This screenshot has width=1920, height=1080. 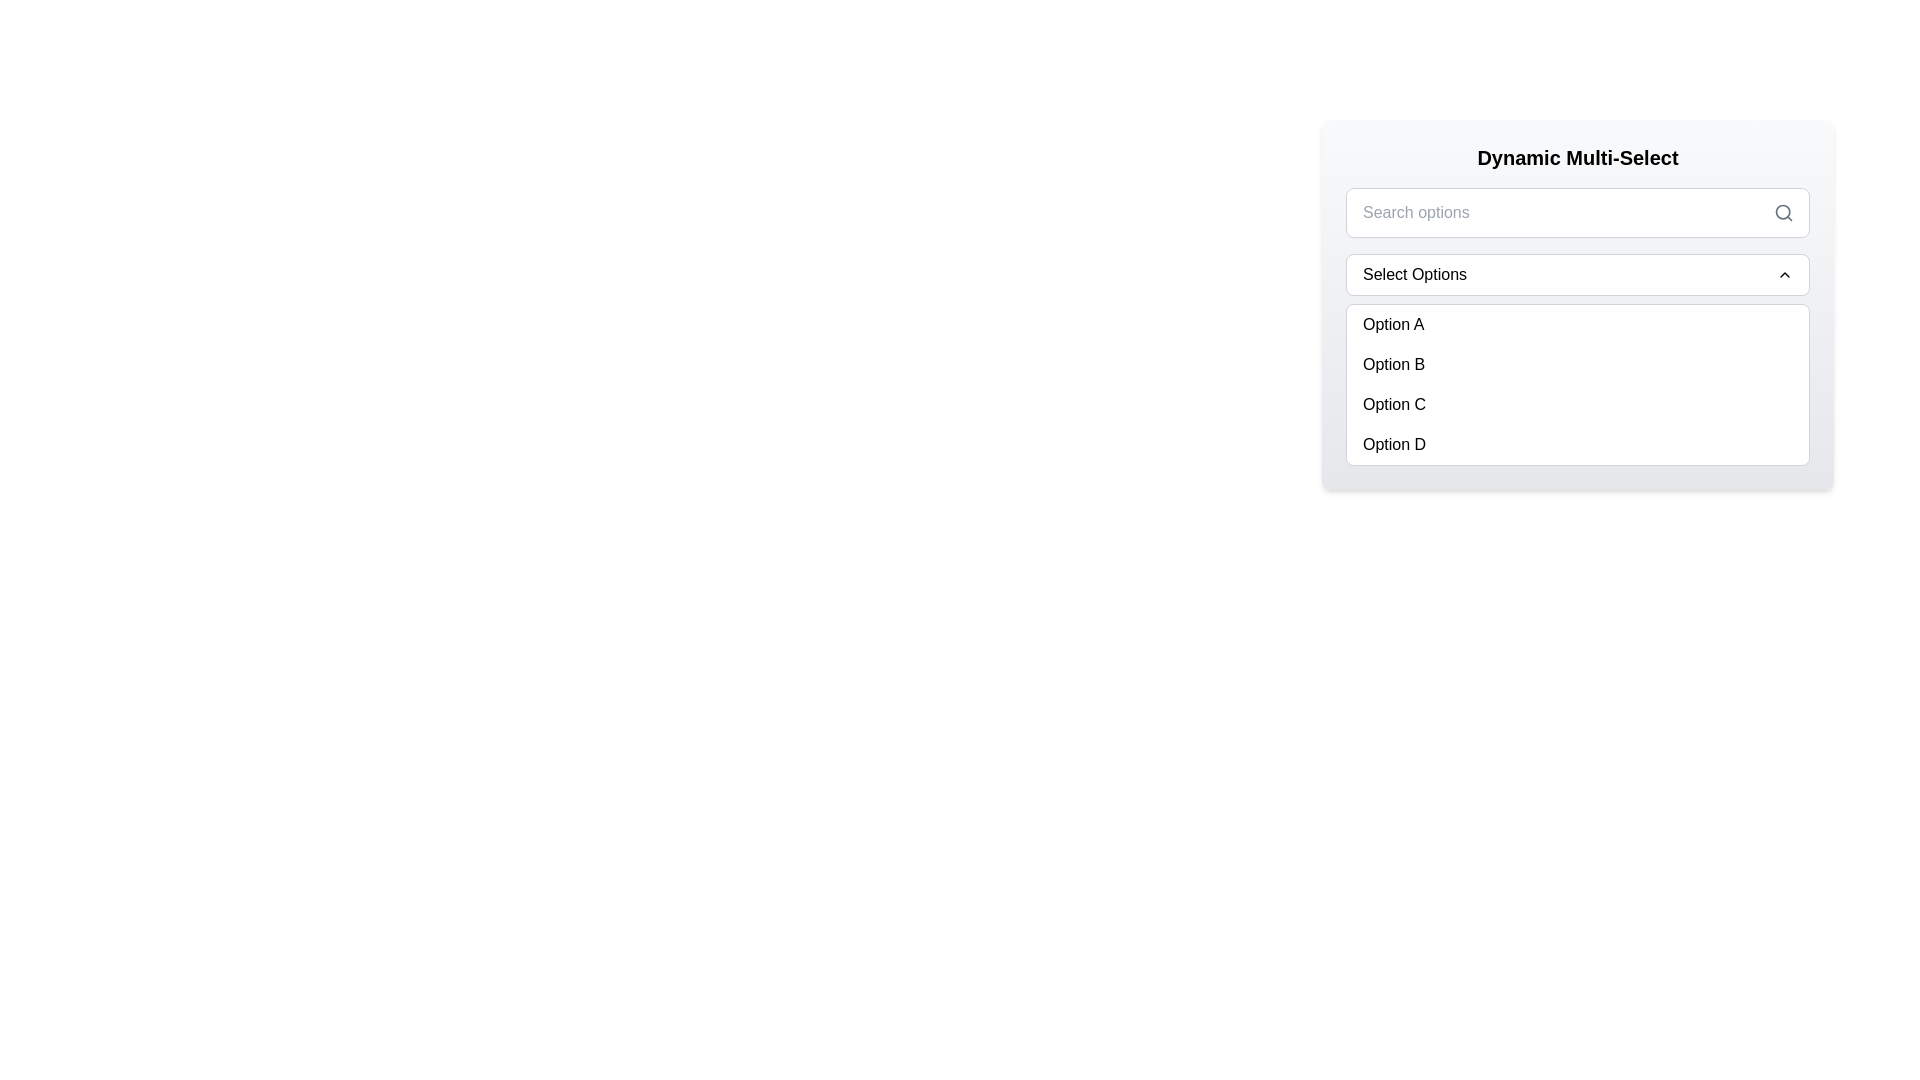 I want to click on the small upward-facing chevron icon located to the far right of the 'Select Options' dropdown menu, so click(x=1785, y=274).